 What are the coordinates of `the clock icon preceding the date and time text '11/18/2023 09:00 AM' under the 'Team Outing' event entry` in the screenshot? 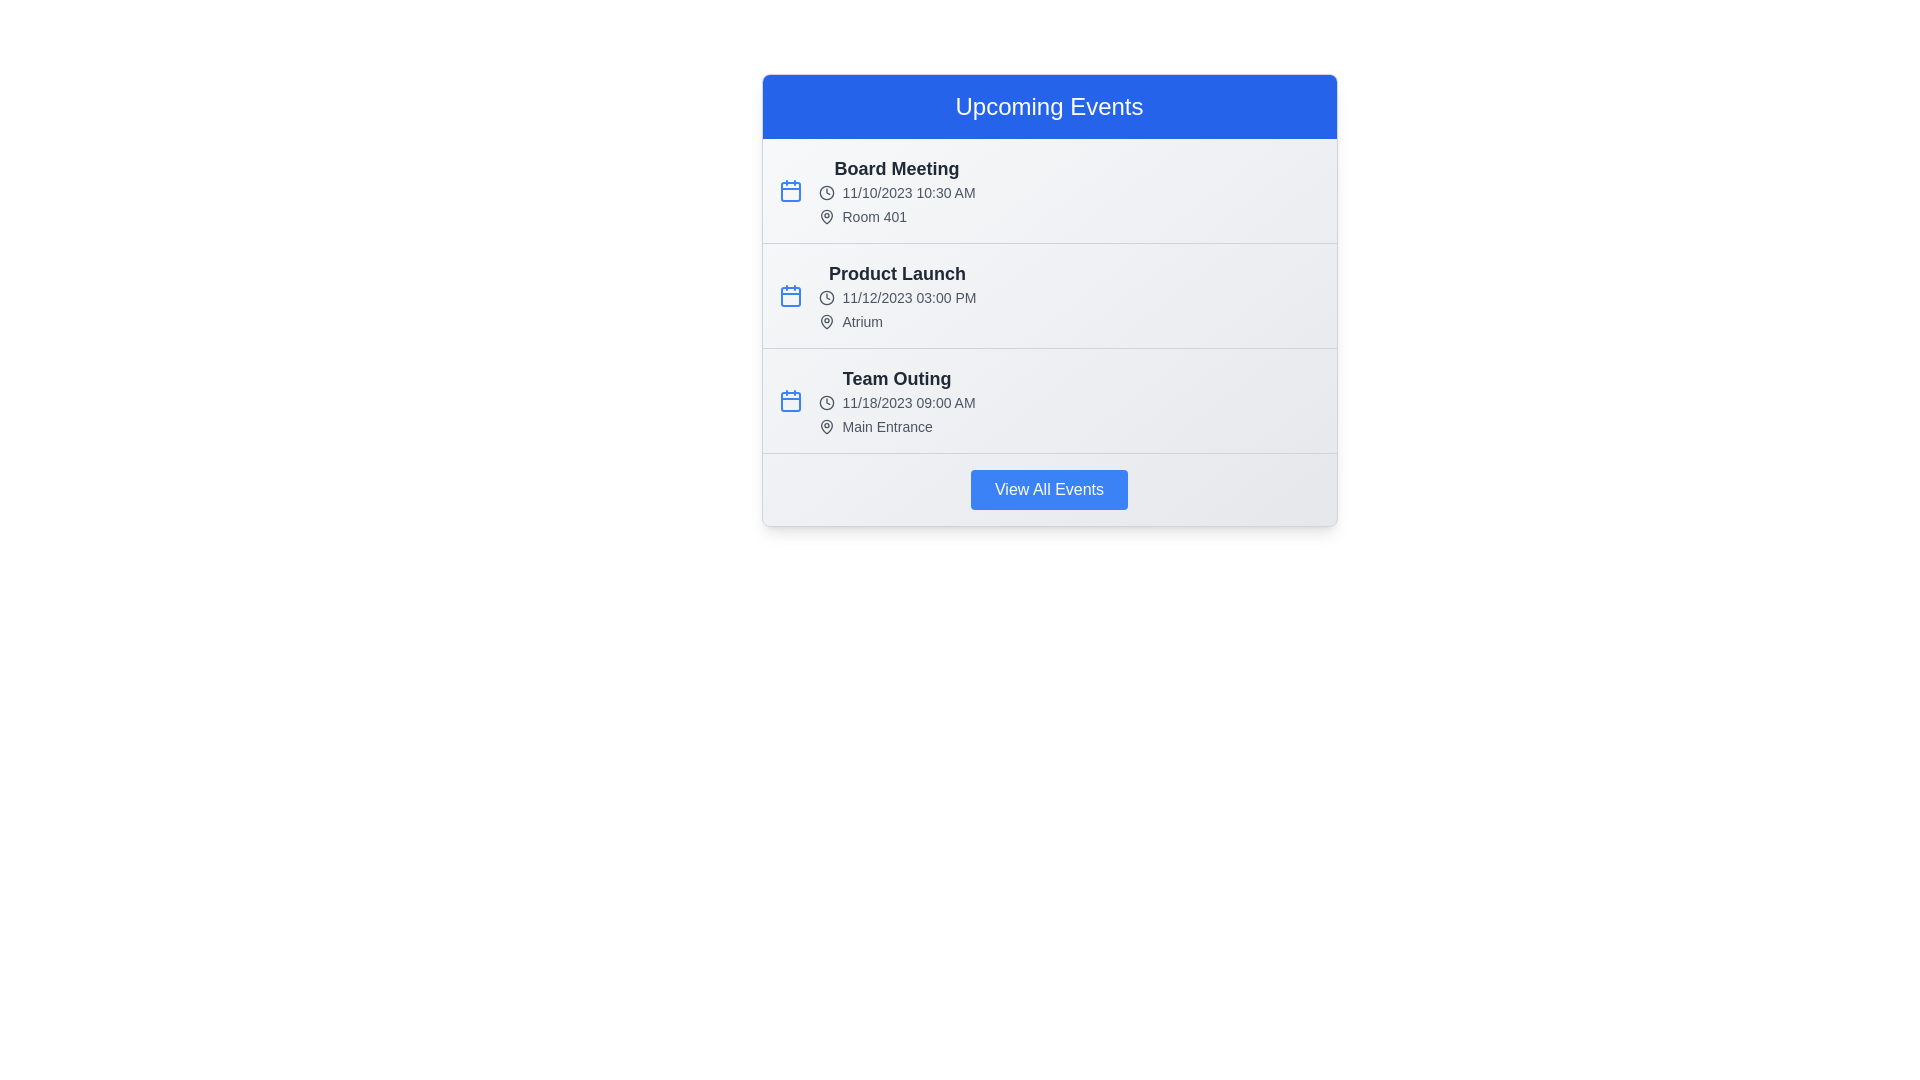 It's located at (826, 402).